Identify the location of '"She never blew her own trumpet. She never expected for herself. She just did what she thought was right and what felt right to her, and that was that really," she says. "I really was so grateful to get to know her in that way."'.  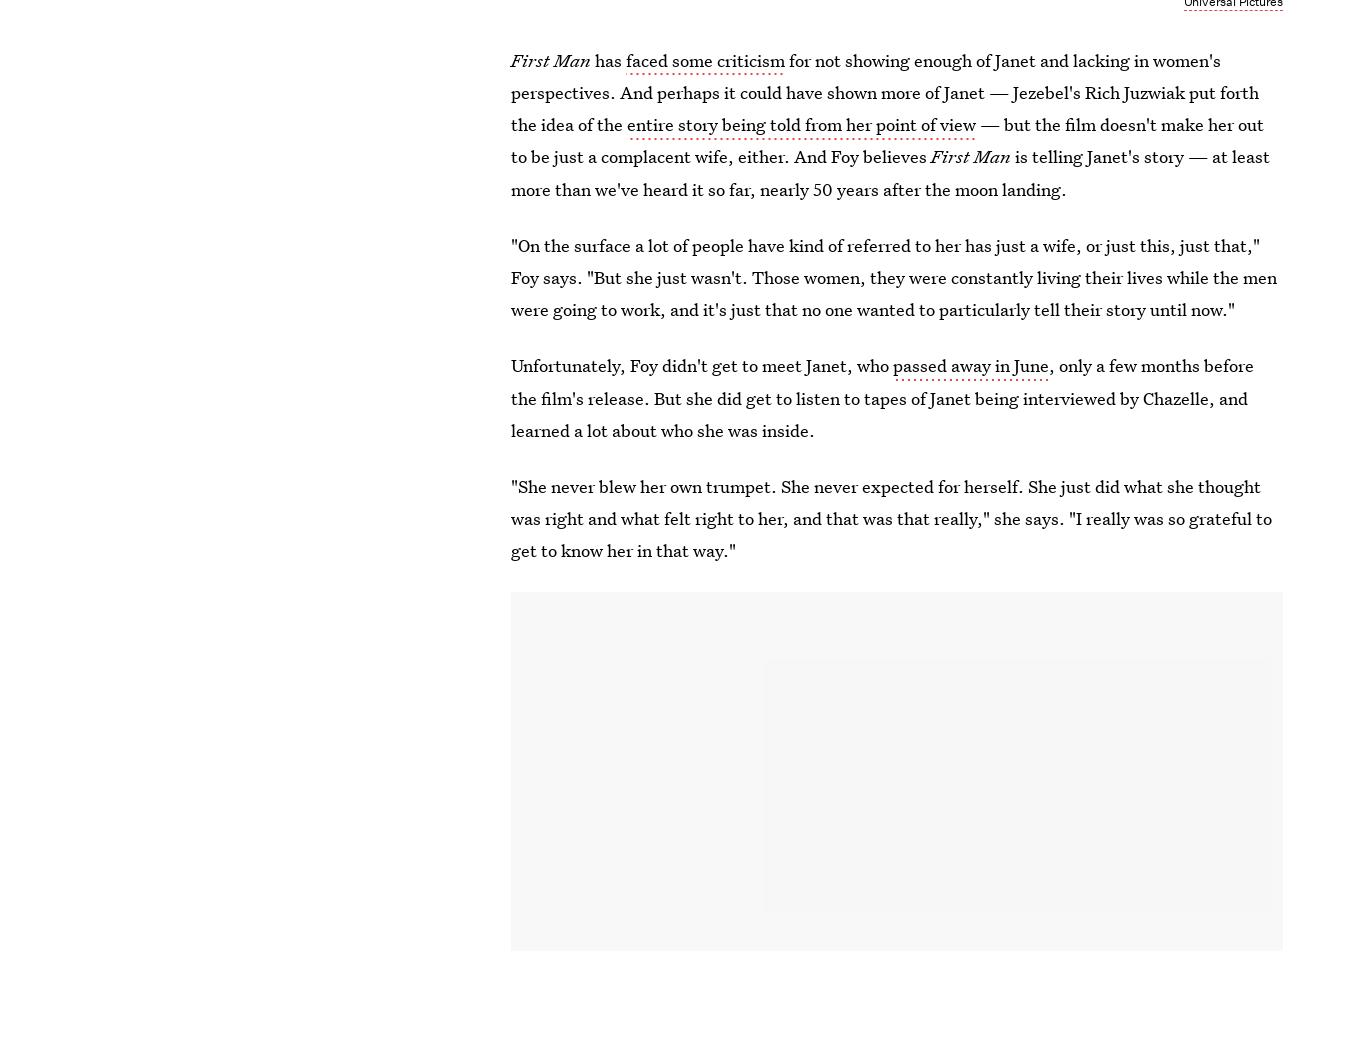
(890, 518).